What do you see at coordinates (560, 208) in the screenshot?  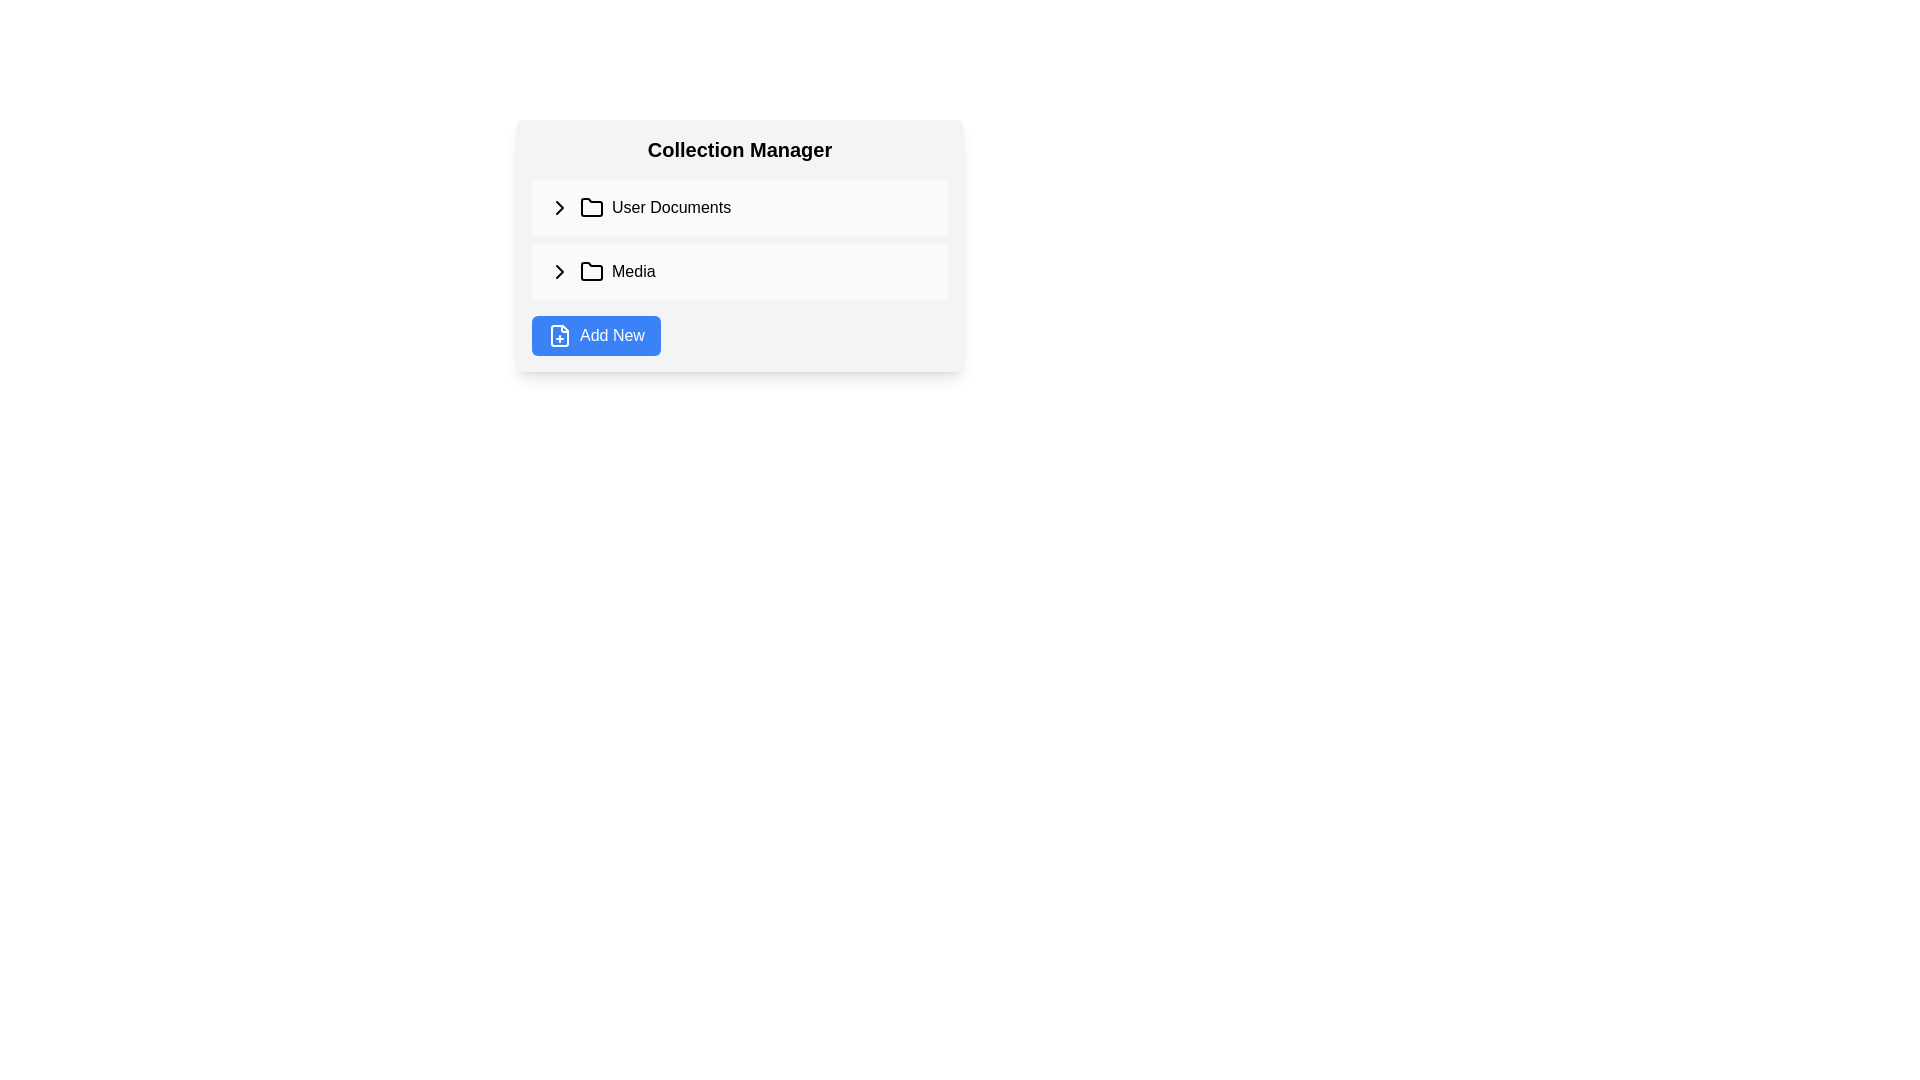 I see `the right-facing chevron button located to the left of the 'User Documents' label` at bounding box center [560, 208].